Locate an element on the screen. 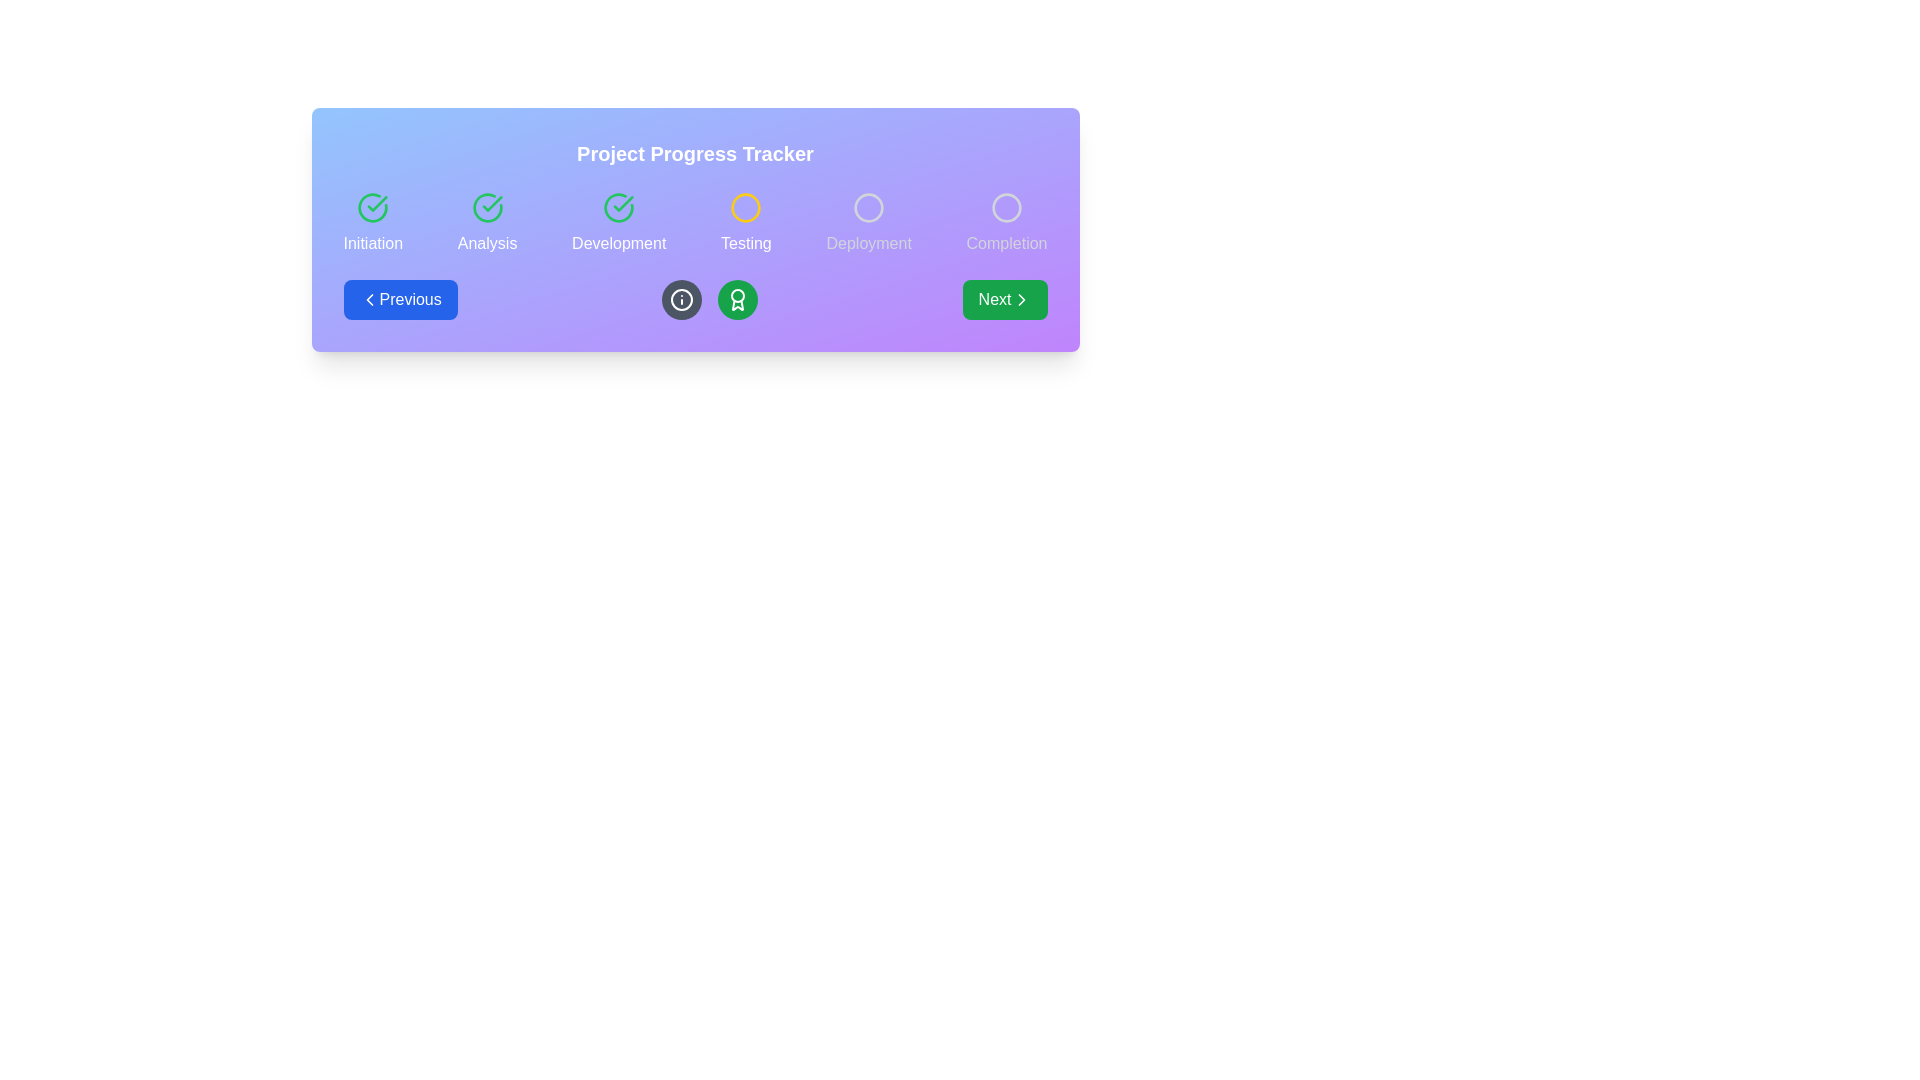 The height and width of the screenshot is (1080, 1920). the informational help icon button located in the horizontal navigation panel between the 'Previous' and 'Next' buttons is located at coordinates (695, 300).